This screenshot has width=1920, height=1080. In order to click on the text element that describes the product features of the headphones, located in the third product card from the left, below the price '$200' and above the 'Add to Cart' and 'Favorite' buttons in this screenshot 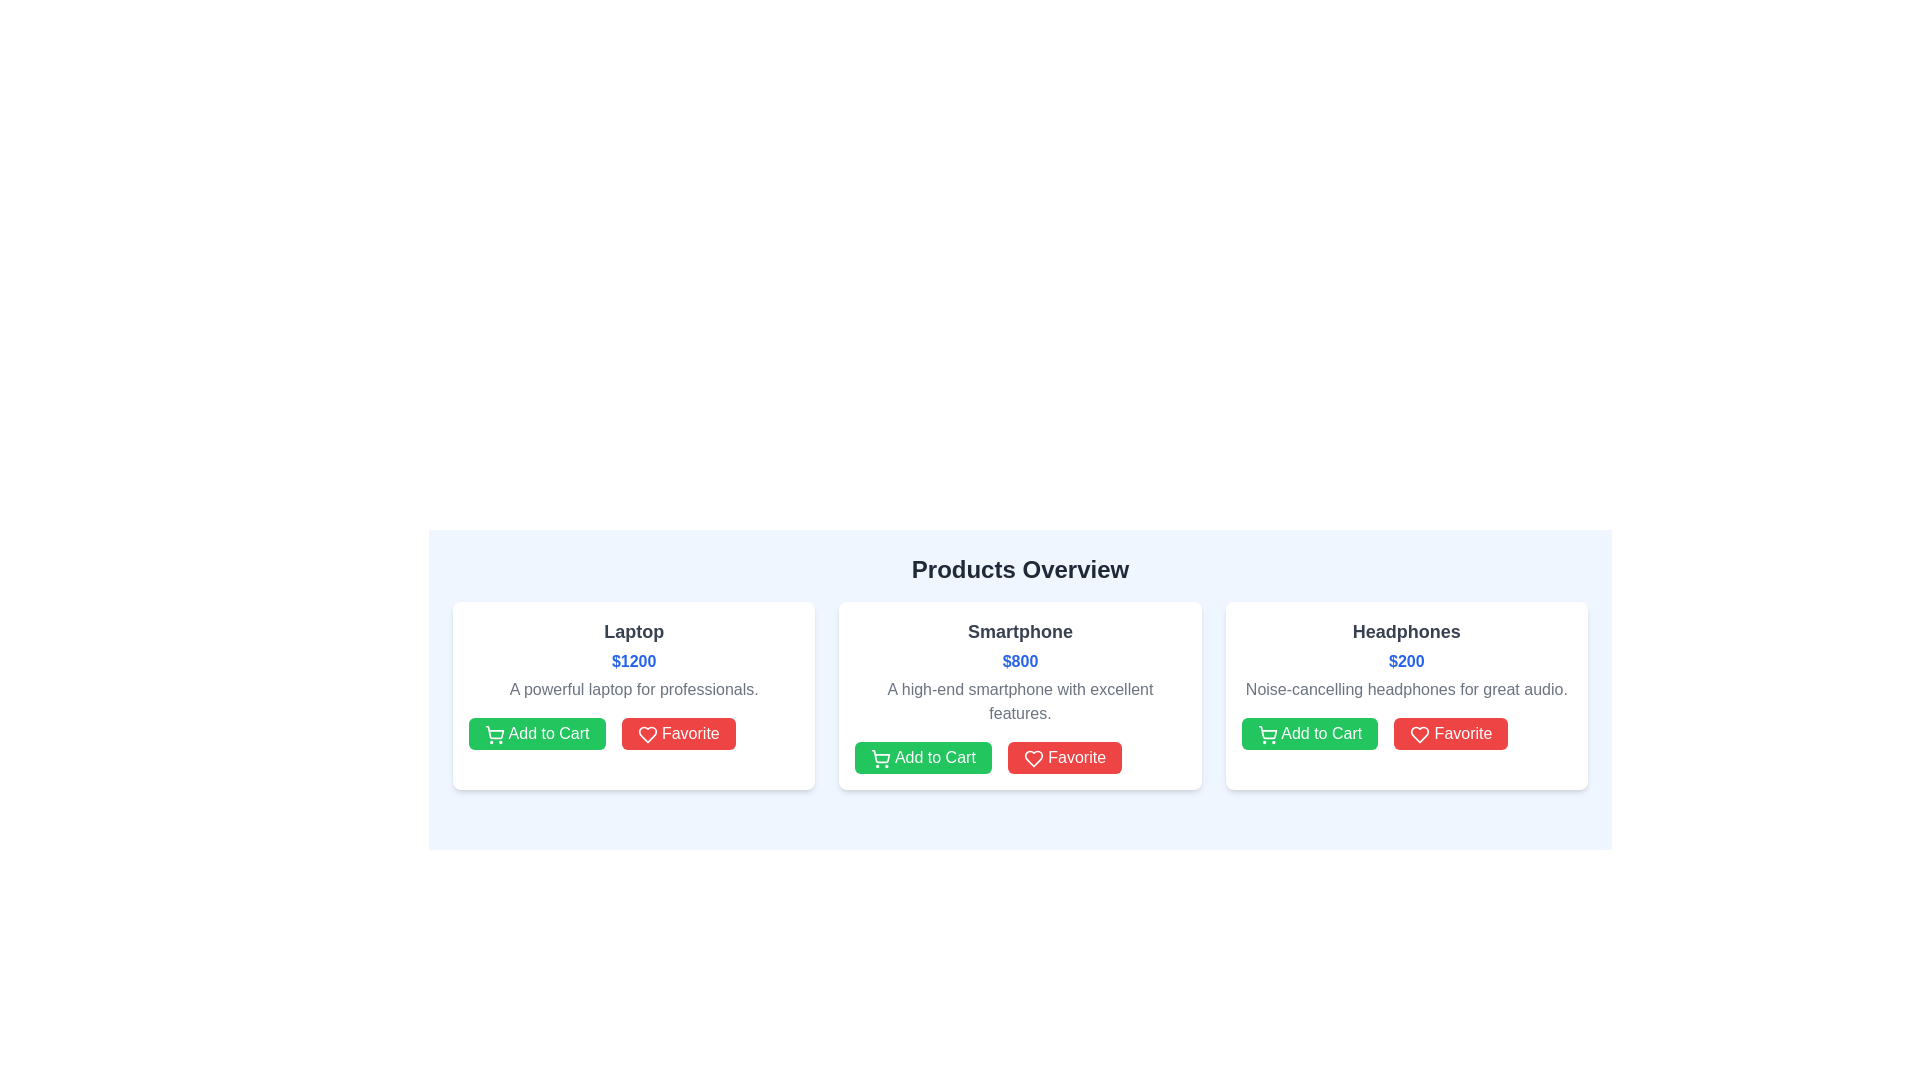, I will do `click(1405, 689)`.